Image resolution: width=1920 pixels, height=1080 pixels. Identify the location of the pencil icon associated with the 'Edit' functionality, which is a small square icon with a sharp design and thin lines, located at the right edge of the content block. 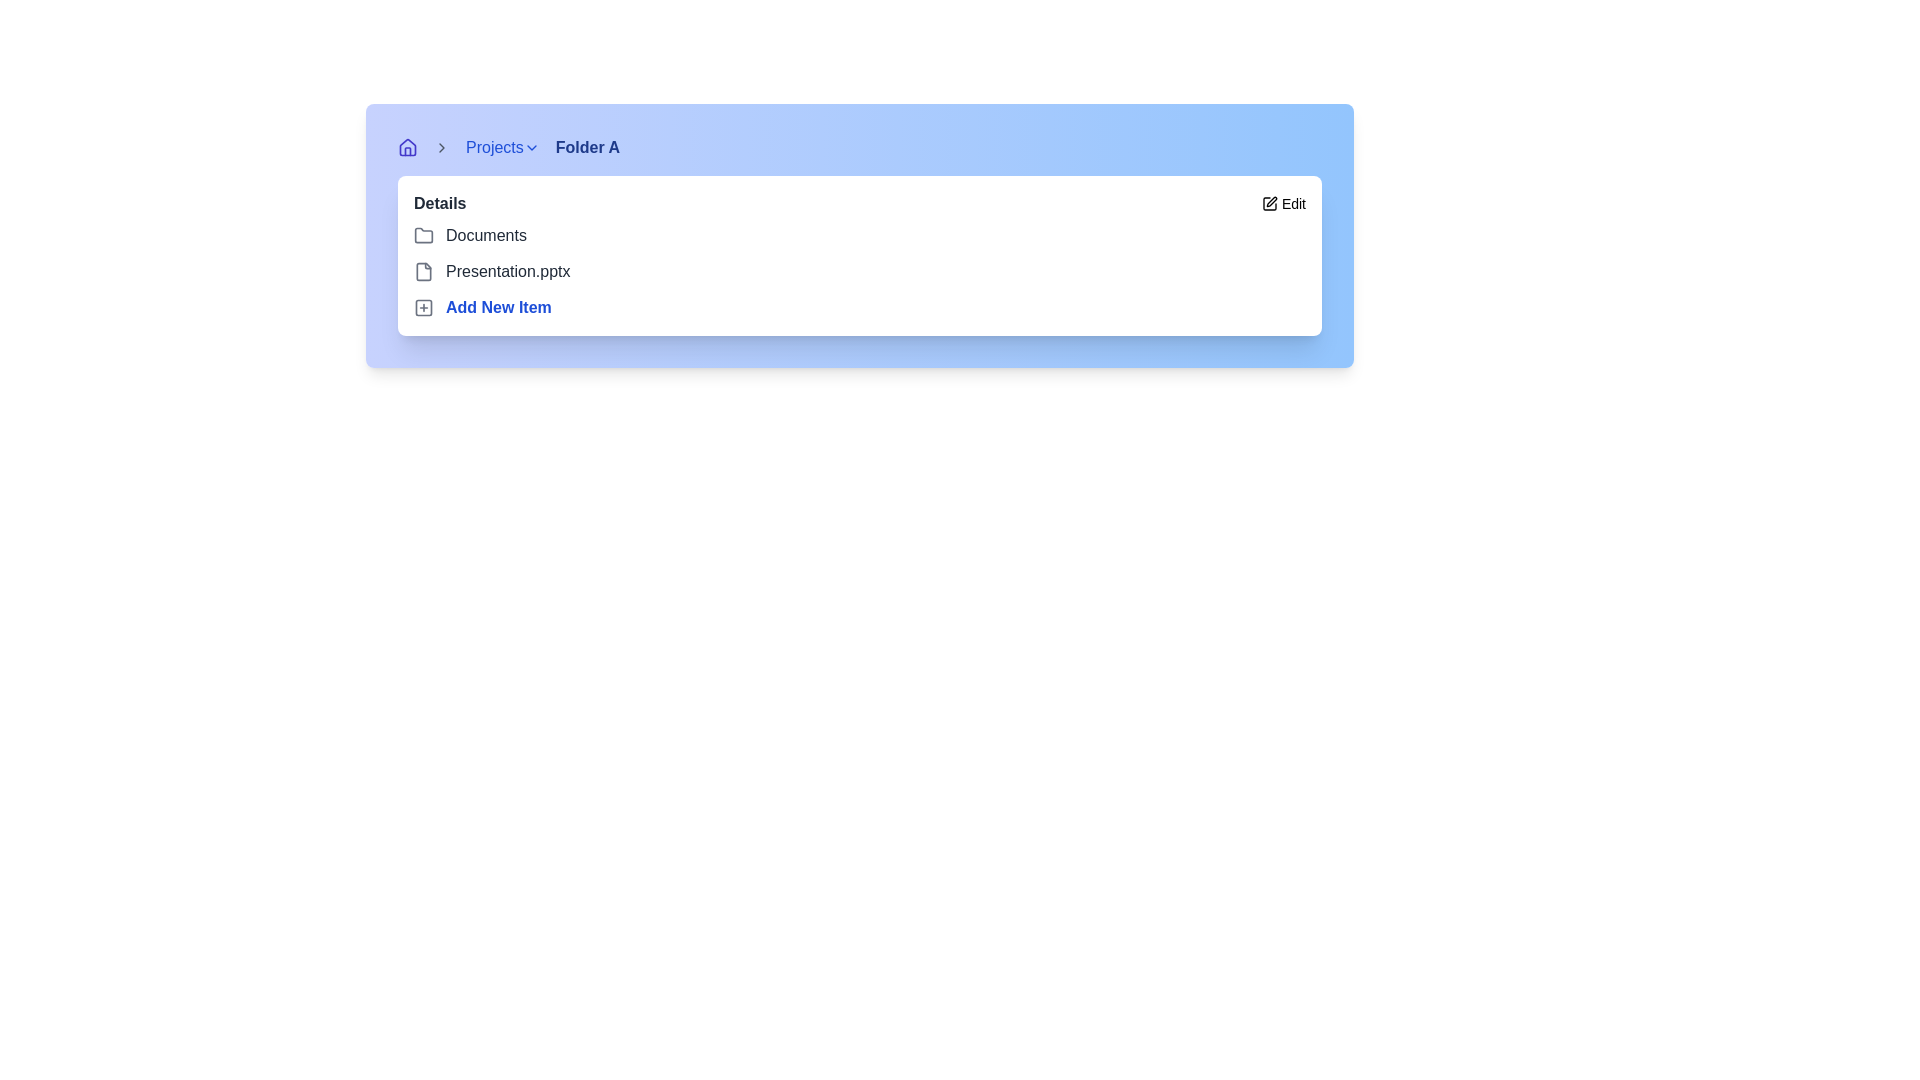
(1268, 204).